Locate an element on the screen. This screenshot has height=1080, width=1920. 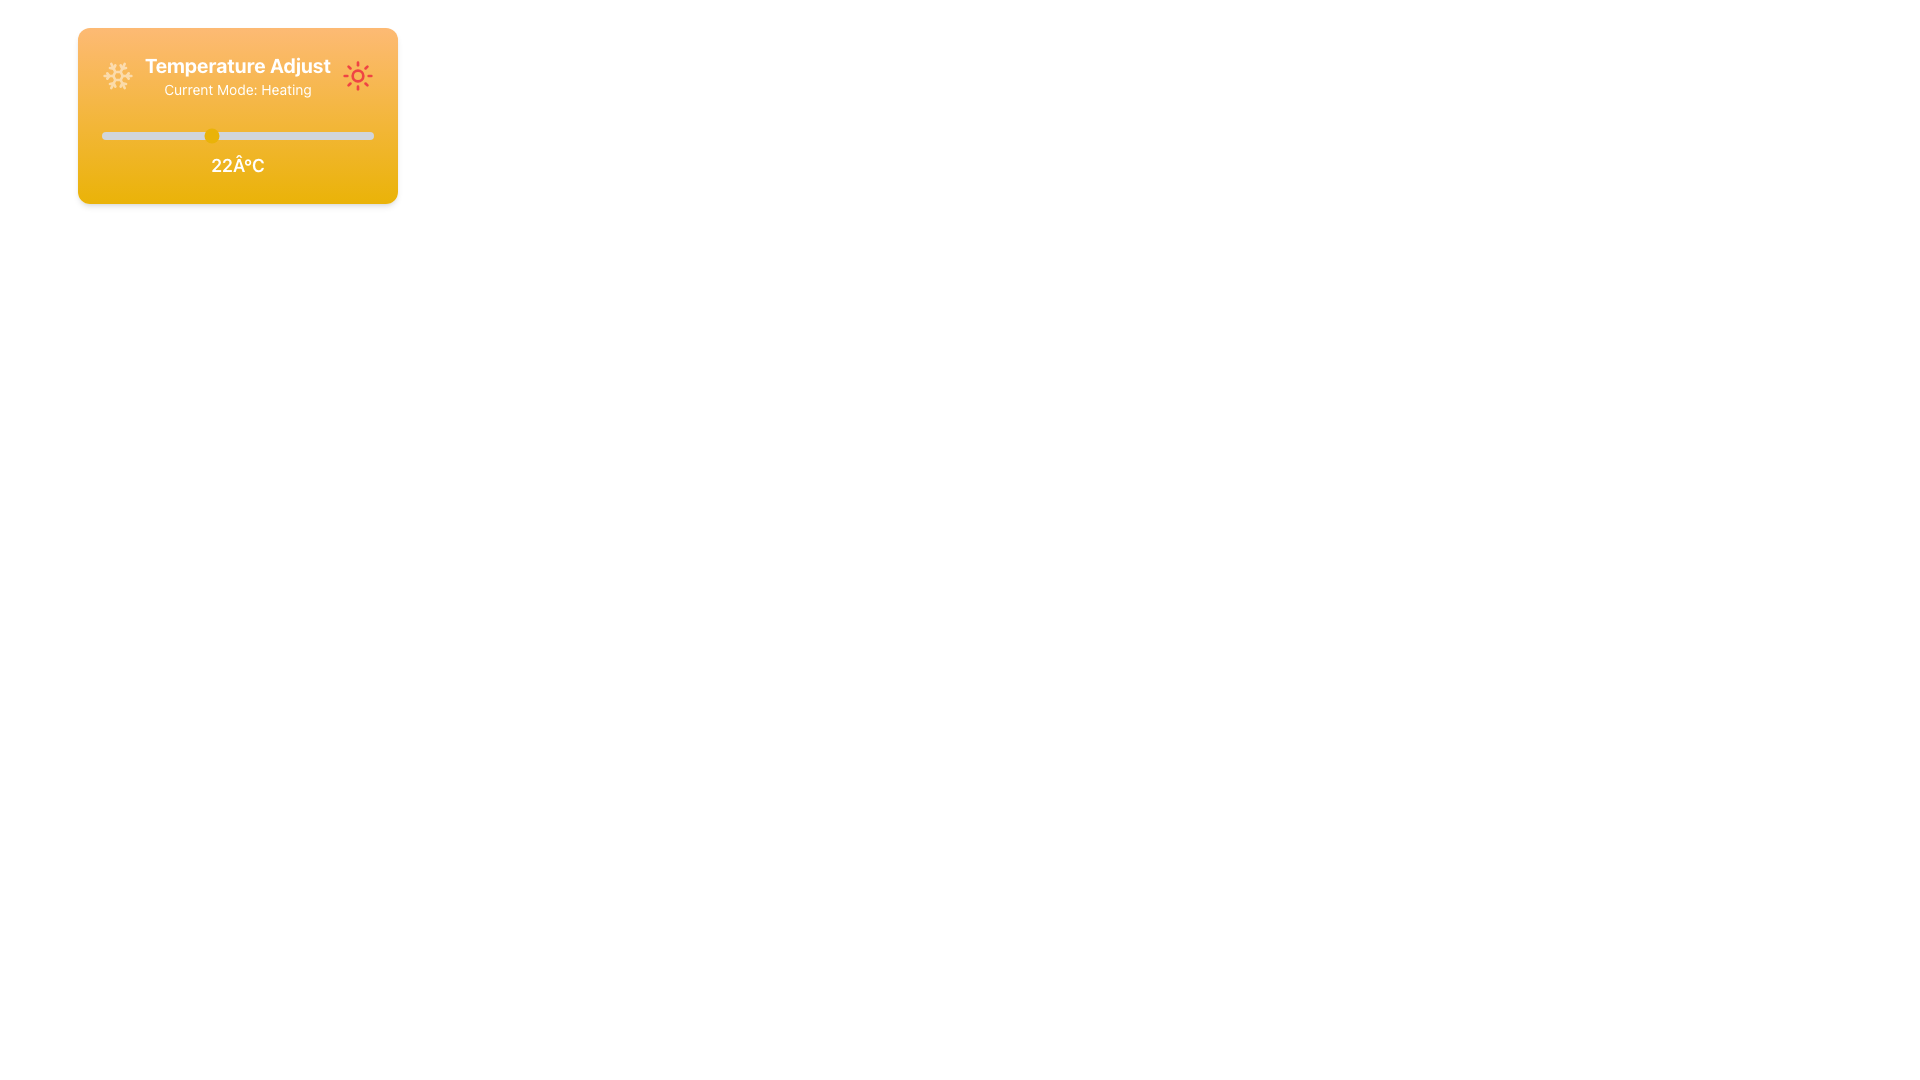
the temperature is located at coordinates (355, 135).